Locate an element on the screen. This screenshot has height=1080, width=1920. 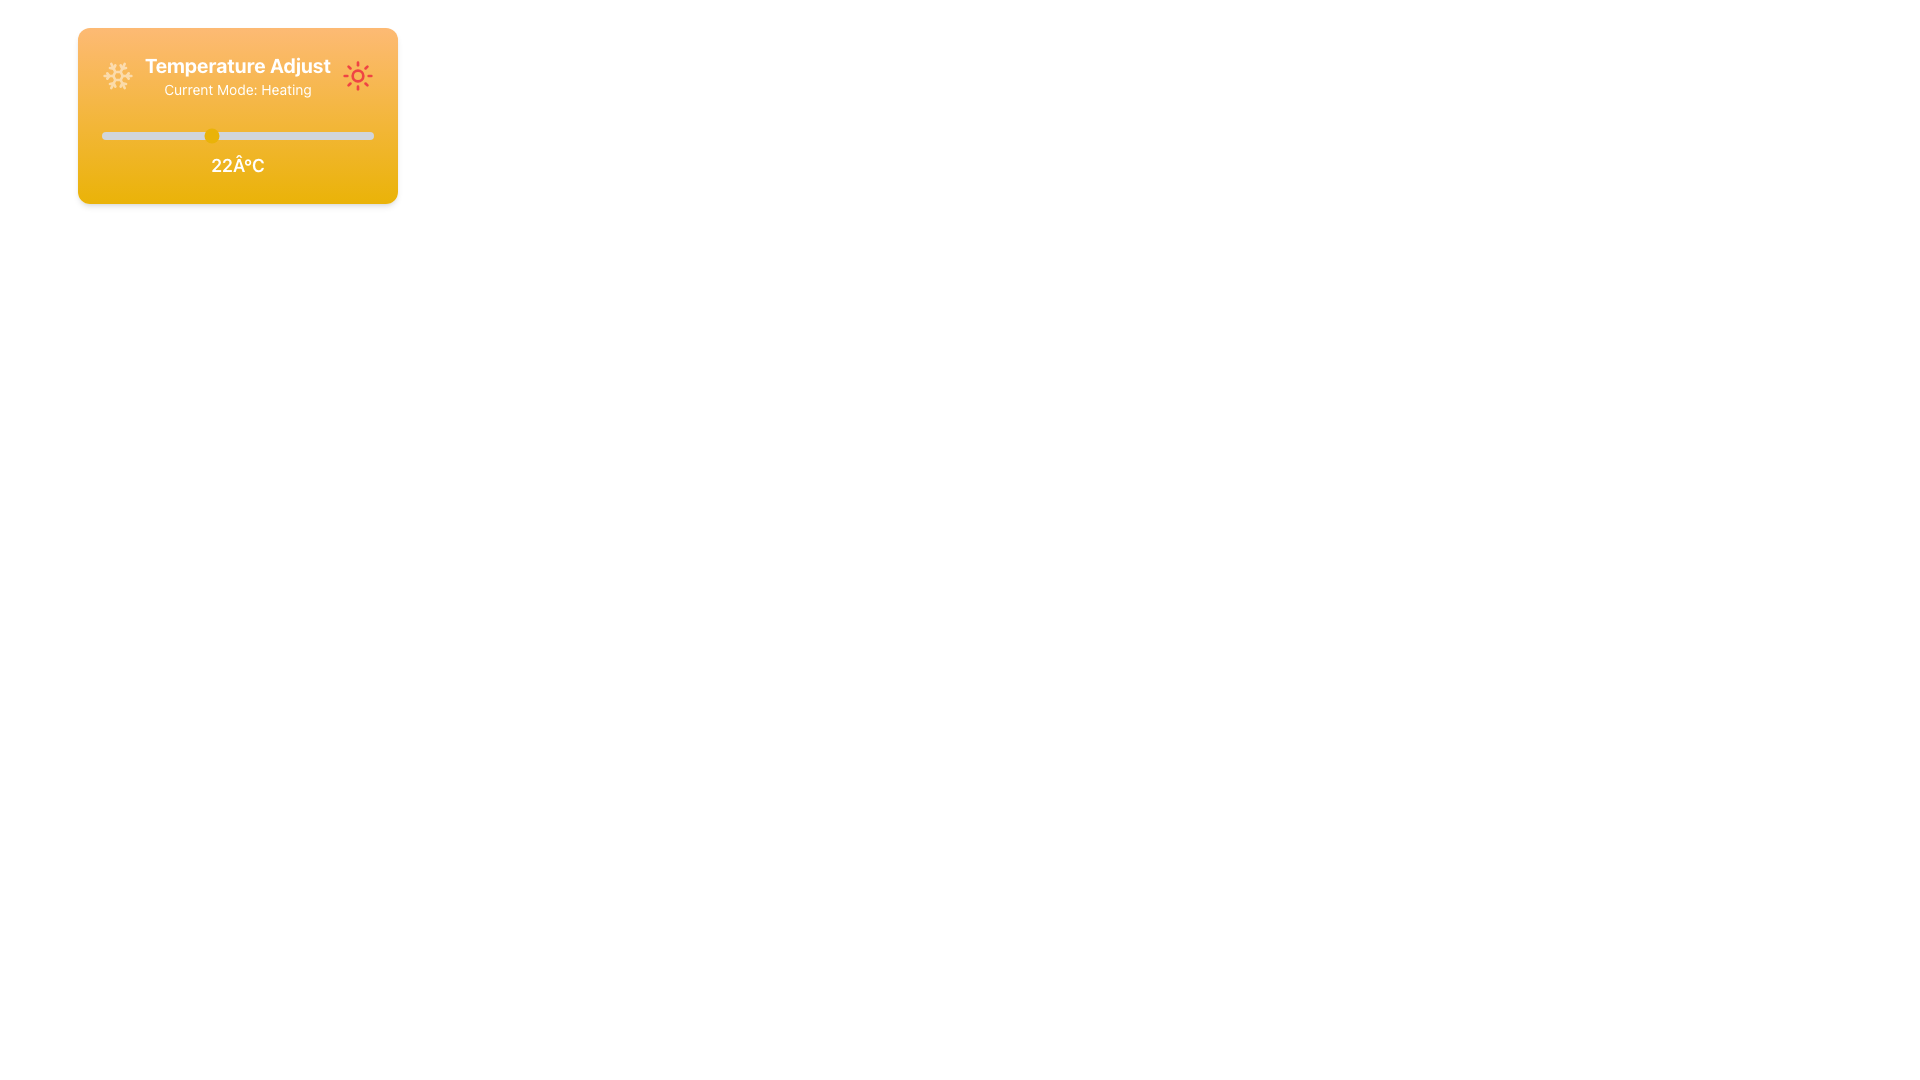
the temperature is located at coordinates (355, 135).